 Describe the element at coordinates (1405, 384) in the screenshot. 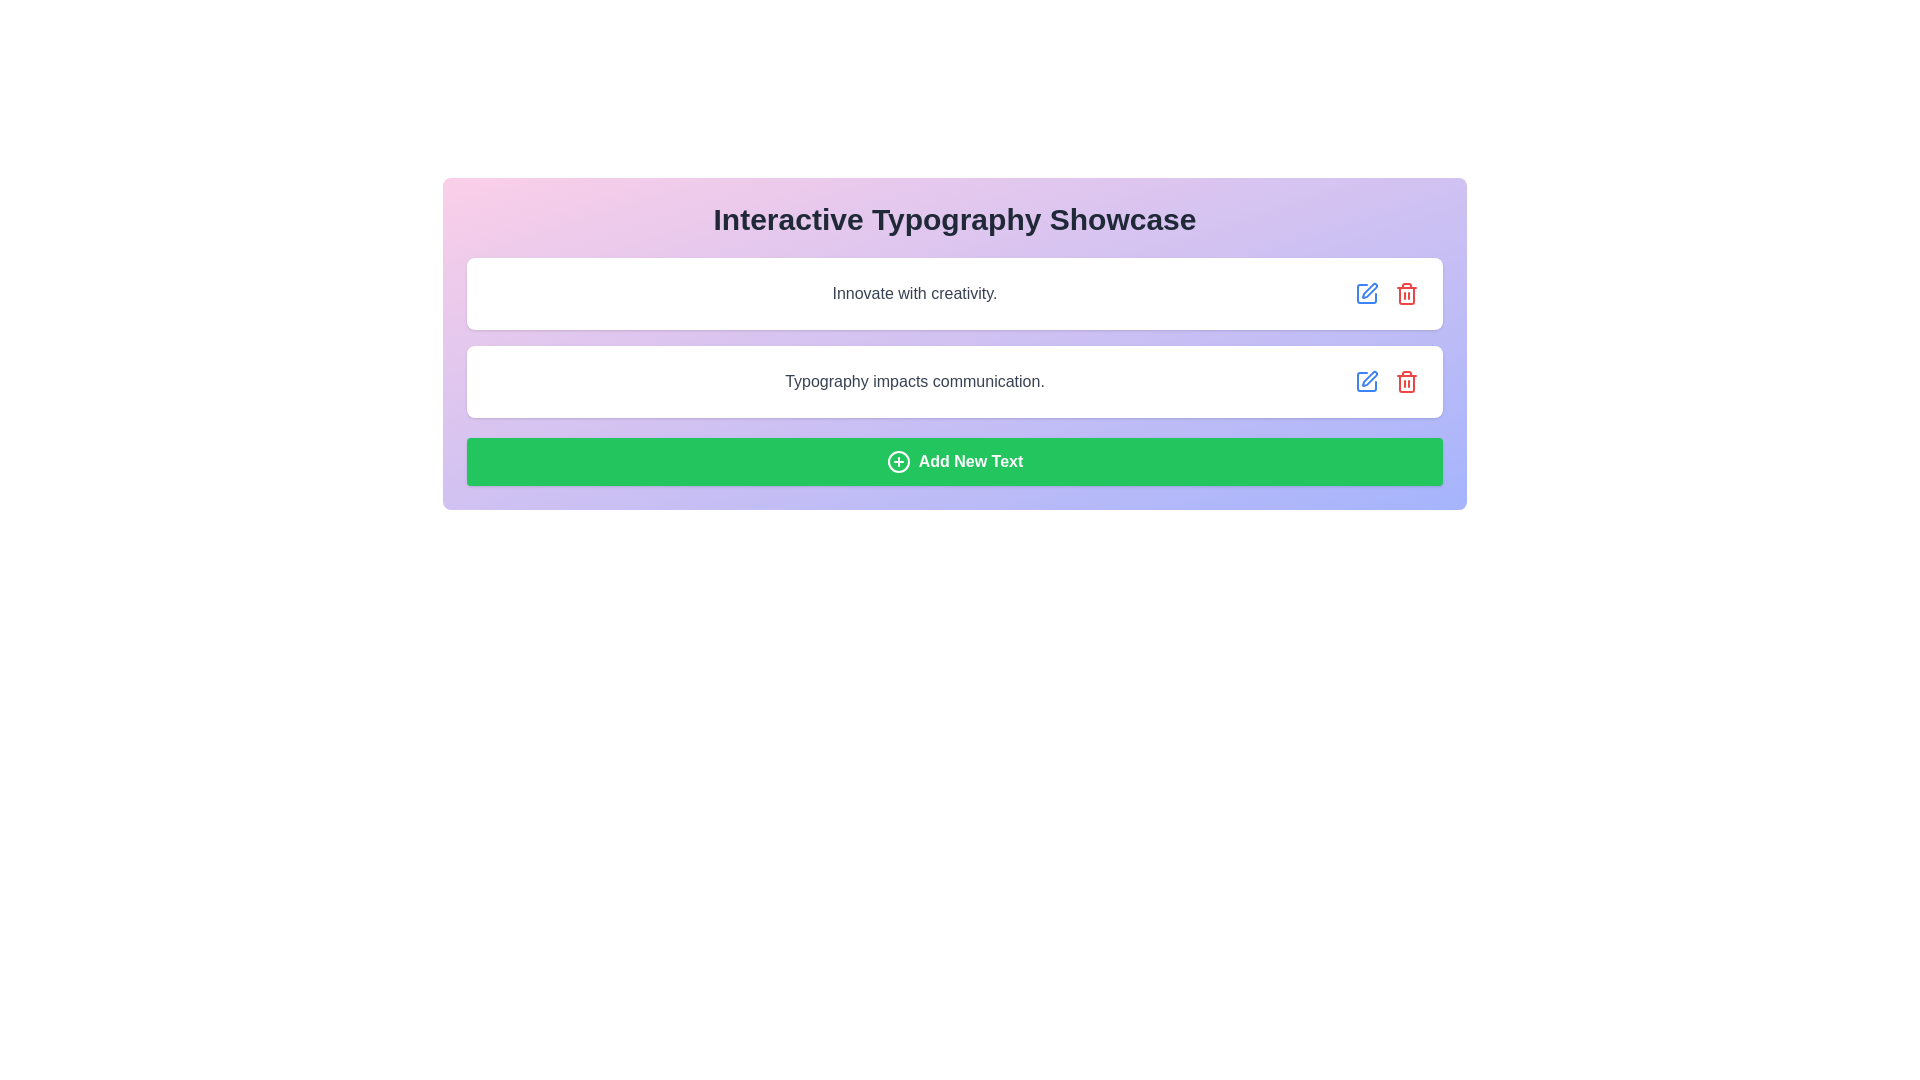

I see `the right side panel of the trash can icon` at that location.